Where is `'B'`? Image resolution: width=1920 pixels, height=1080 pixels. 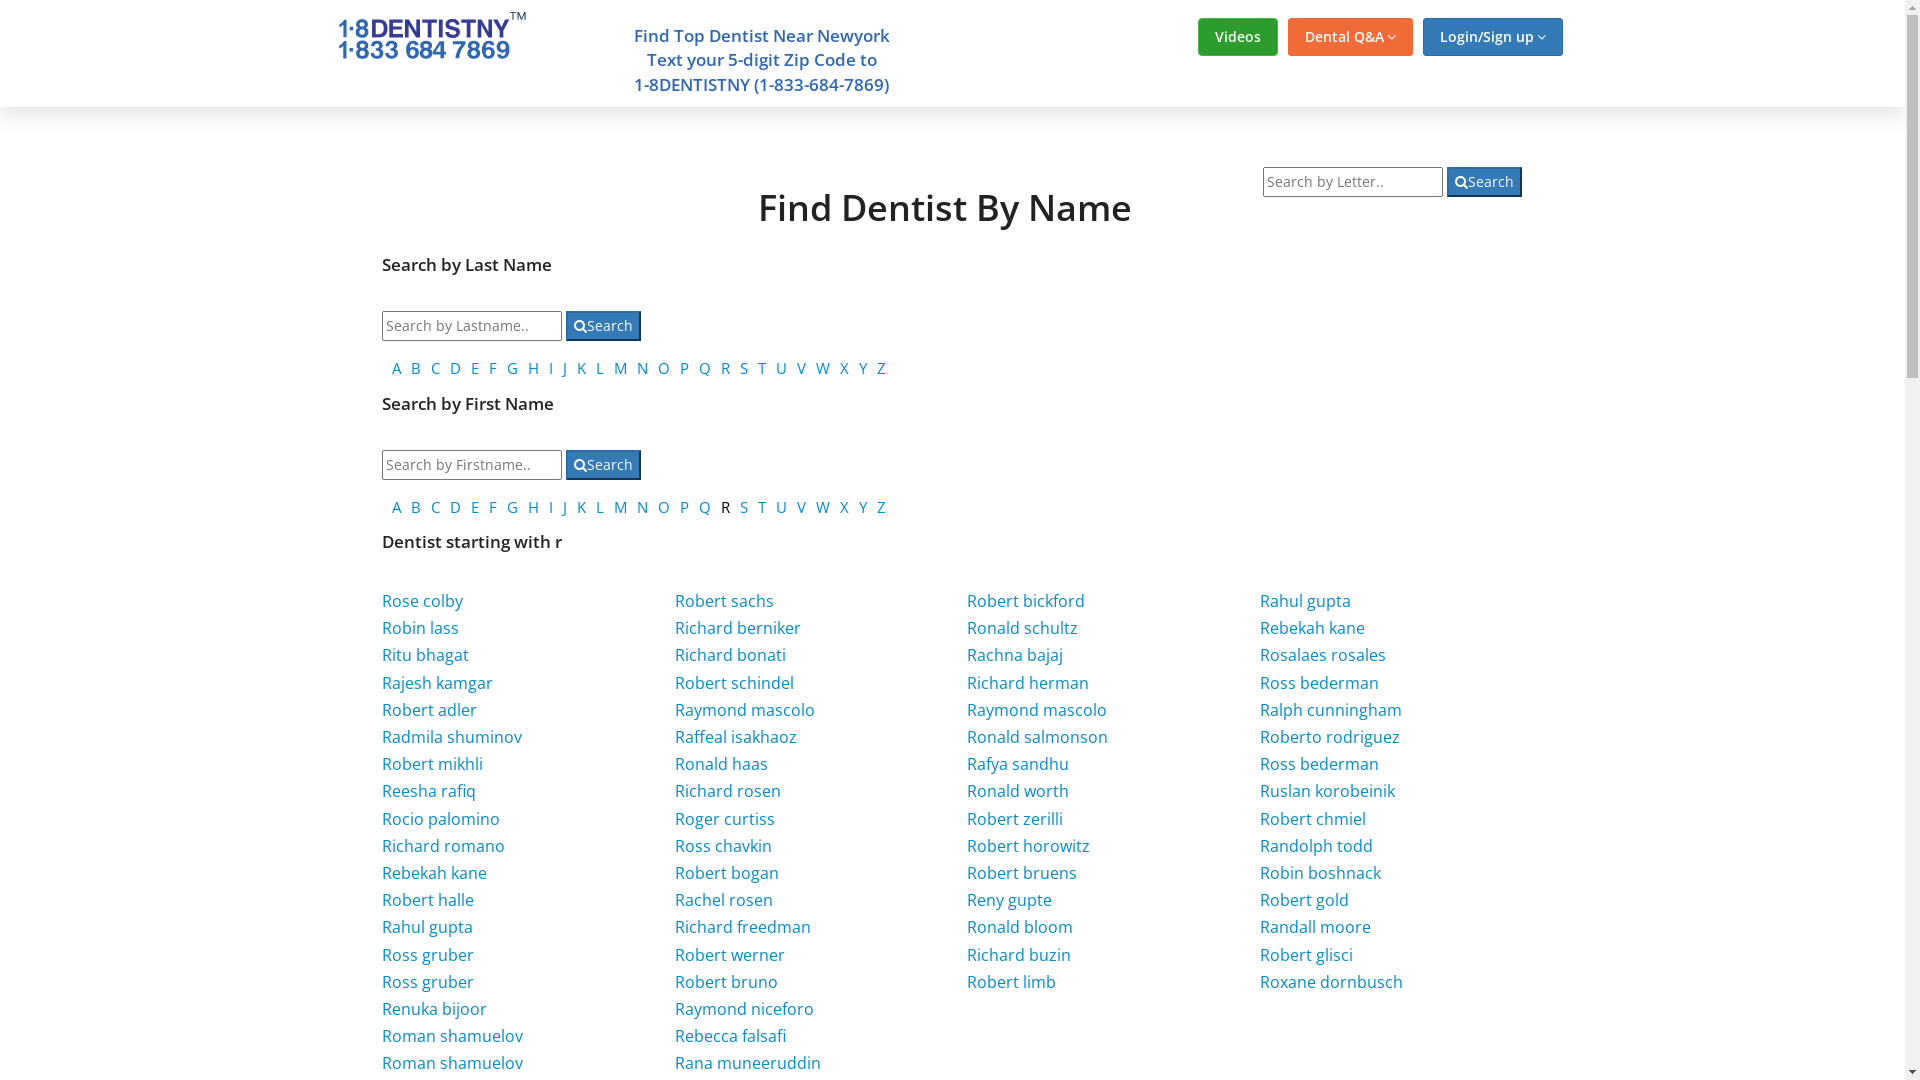
'B' is located at coordinates (415, 367).